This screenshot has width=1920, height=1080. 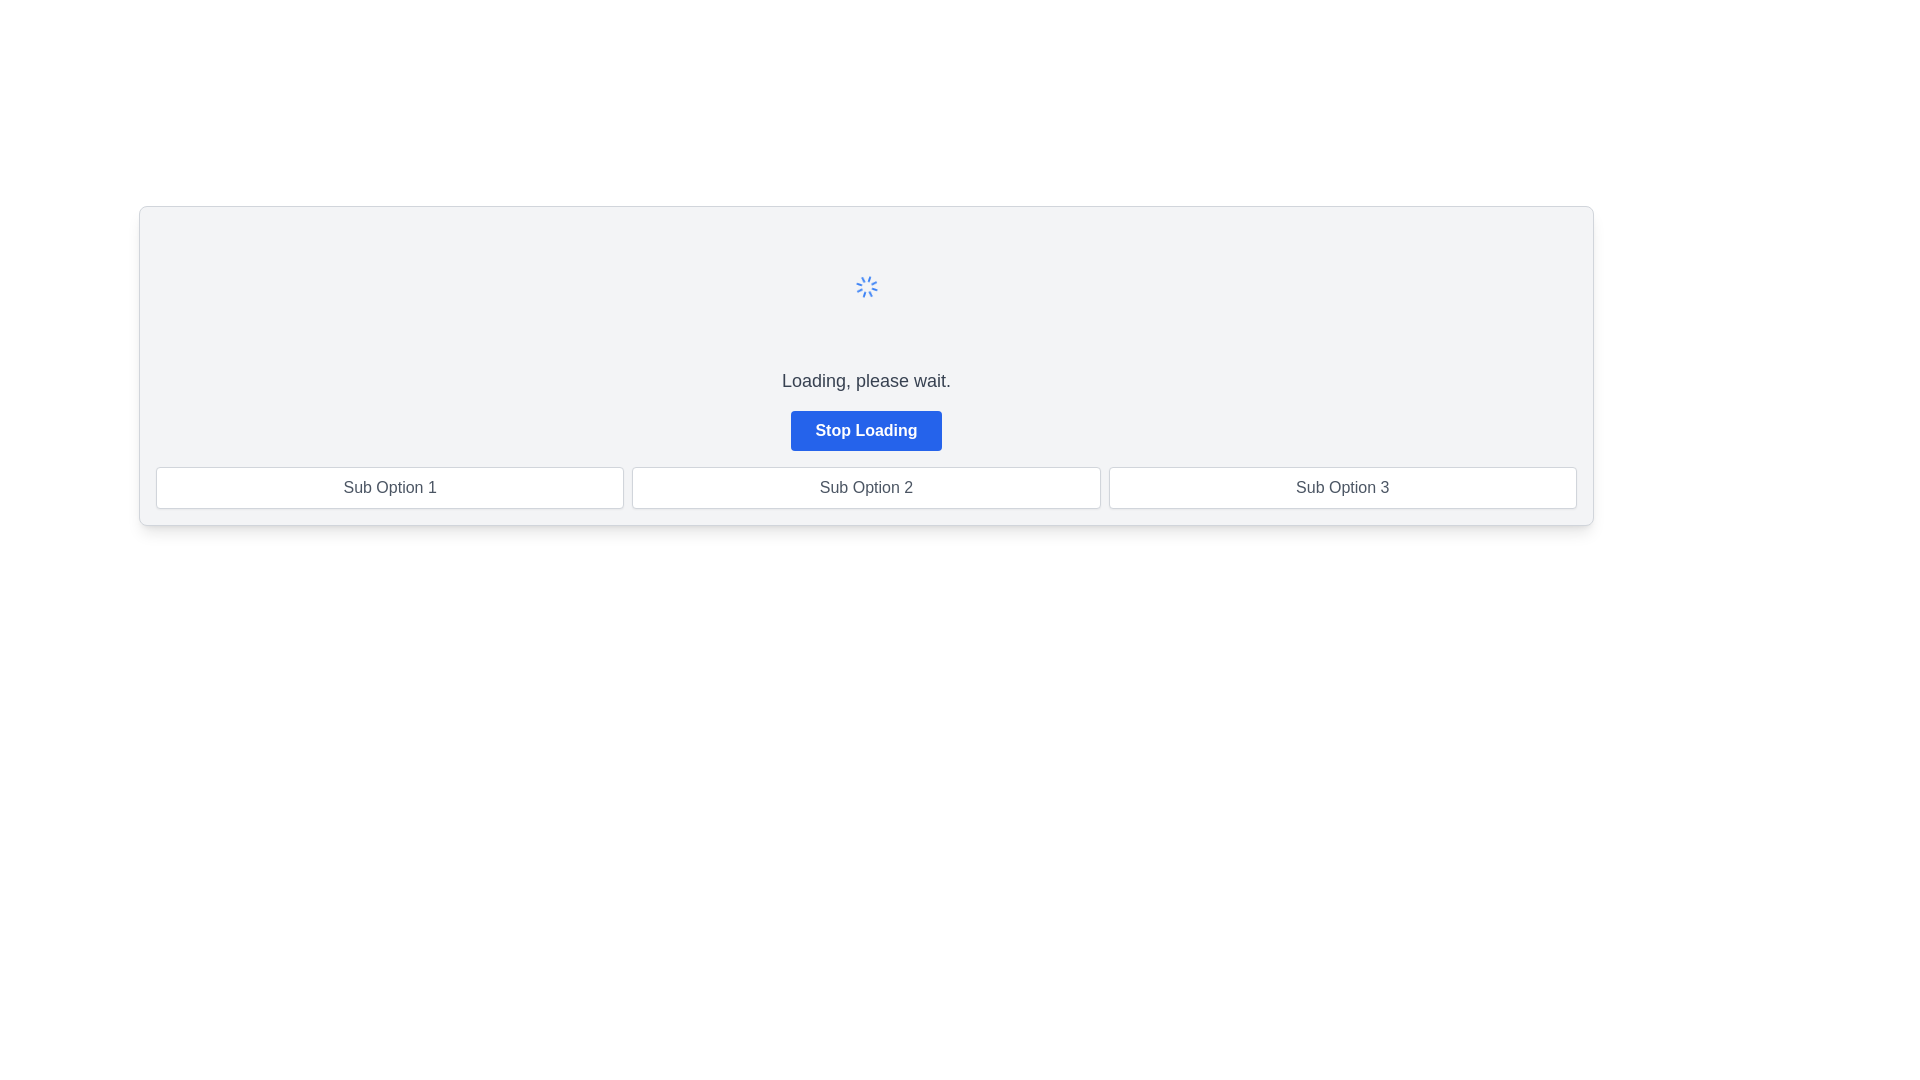 I want to click on the text label reading 'Loading, please wait.' which is center-aligned in gray above the 'Stop Loading' button, so click(x=866, y=381).